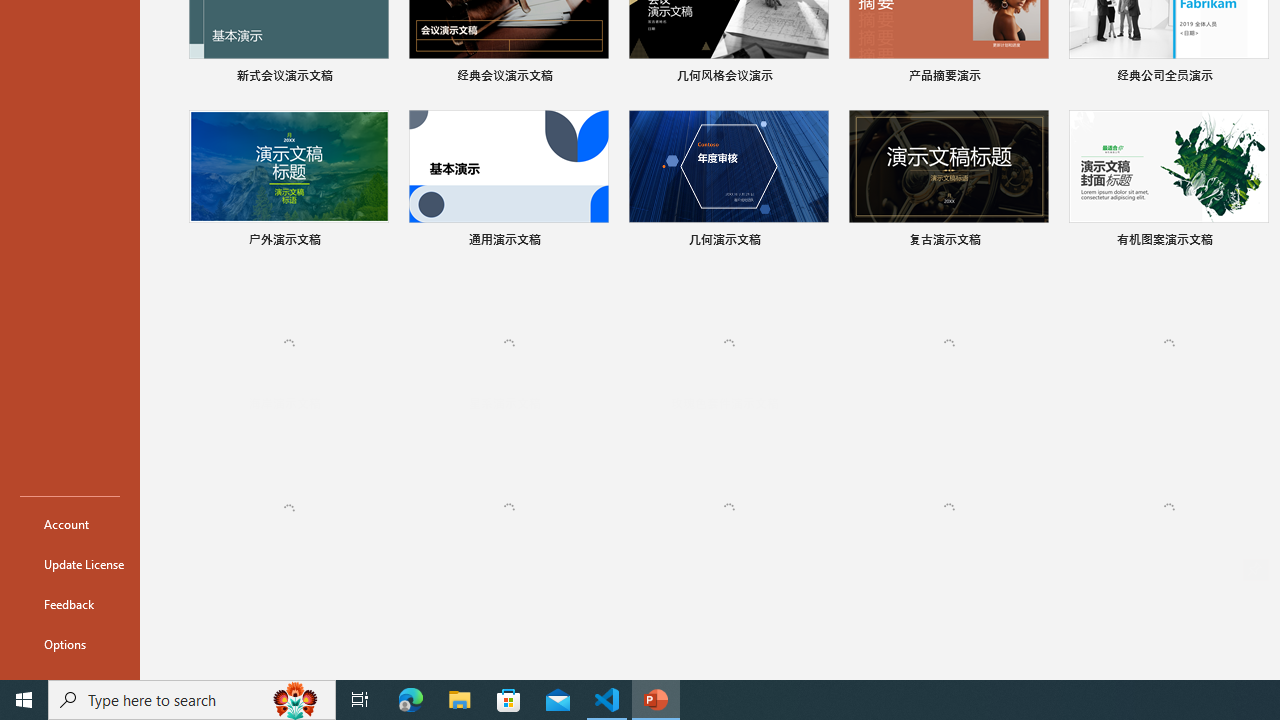 The image size is (1280, 720). Describe the element at coordinates (69, 523) in the screenshot. I see `'Account'` at that location.